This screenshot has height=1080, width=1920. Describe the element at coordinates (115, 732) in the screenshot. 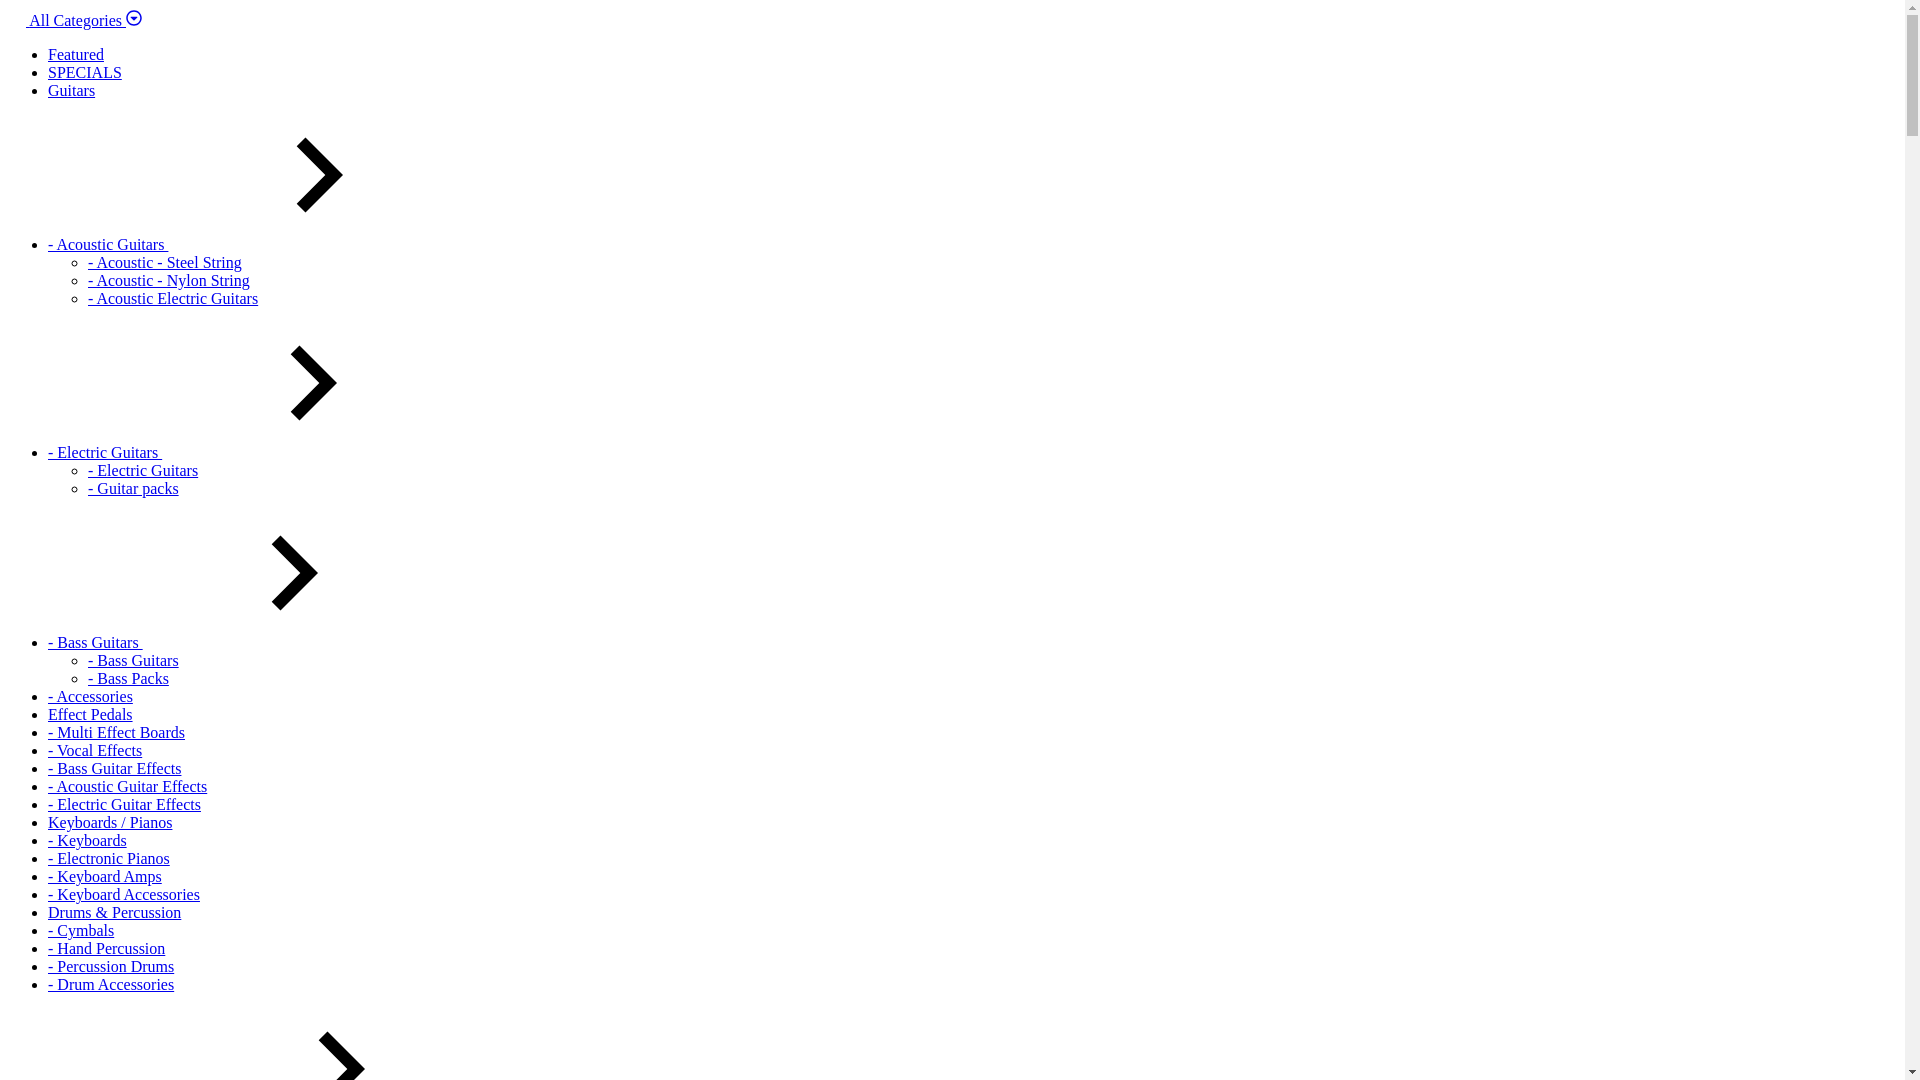

I see `'- Multi Effect Boards'` at that location.